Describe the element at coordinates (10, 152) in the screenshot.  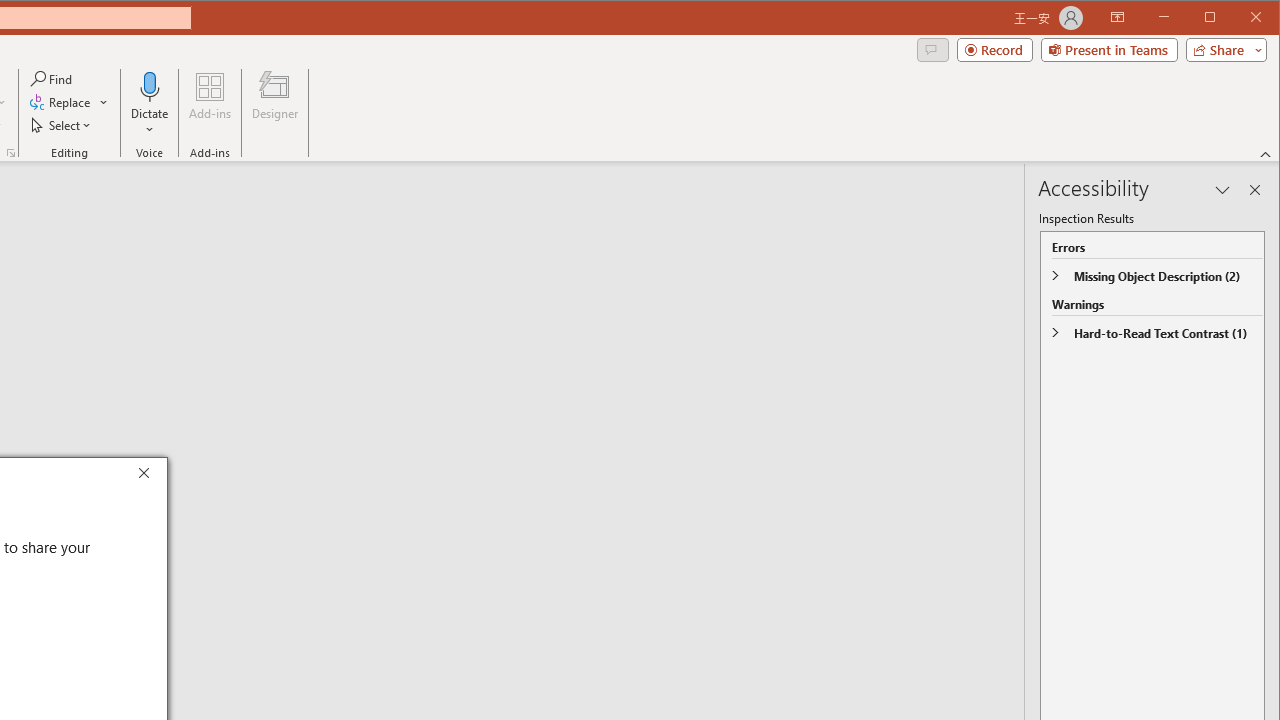
I see `'Format Object...'` at that location.